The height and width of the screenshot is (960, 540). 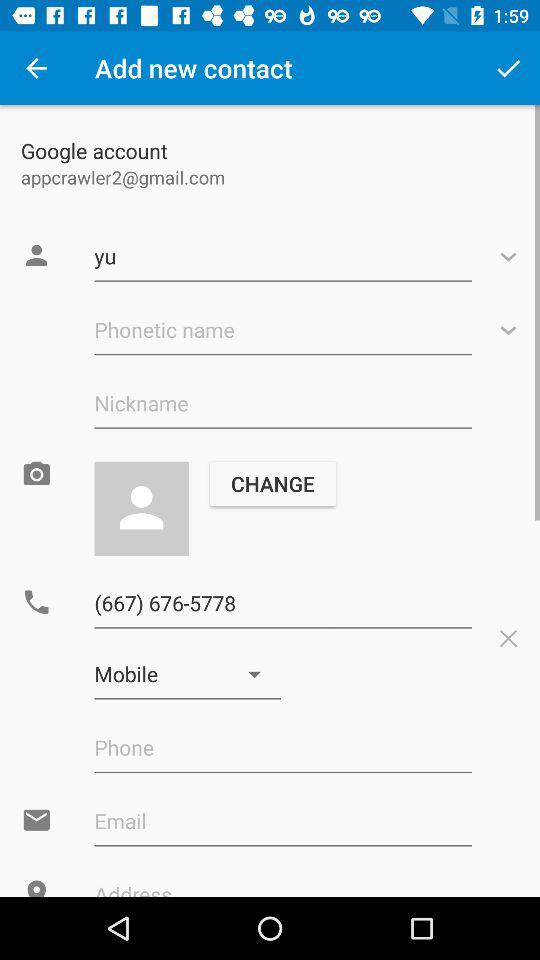 What do you see at coordinates (36, 601) in the screenshot?
I see `the call icon beside 6676765778` at bounding box center [36, 601].